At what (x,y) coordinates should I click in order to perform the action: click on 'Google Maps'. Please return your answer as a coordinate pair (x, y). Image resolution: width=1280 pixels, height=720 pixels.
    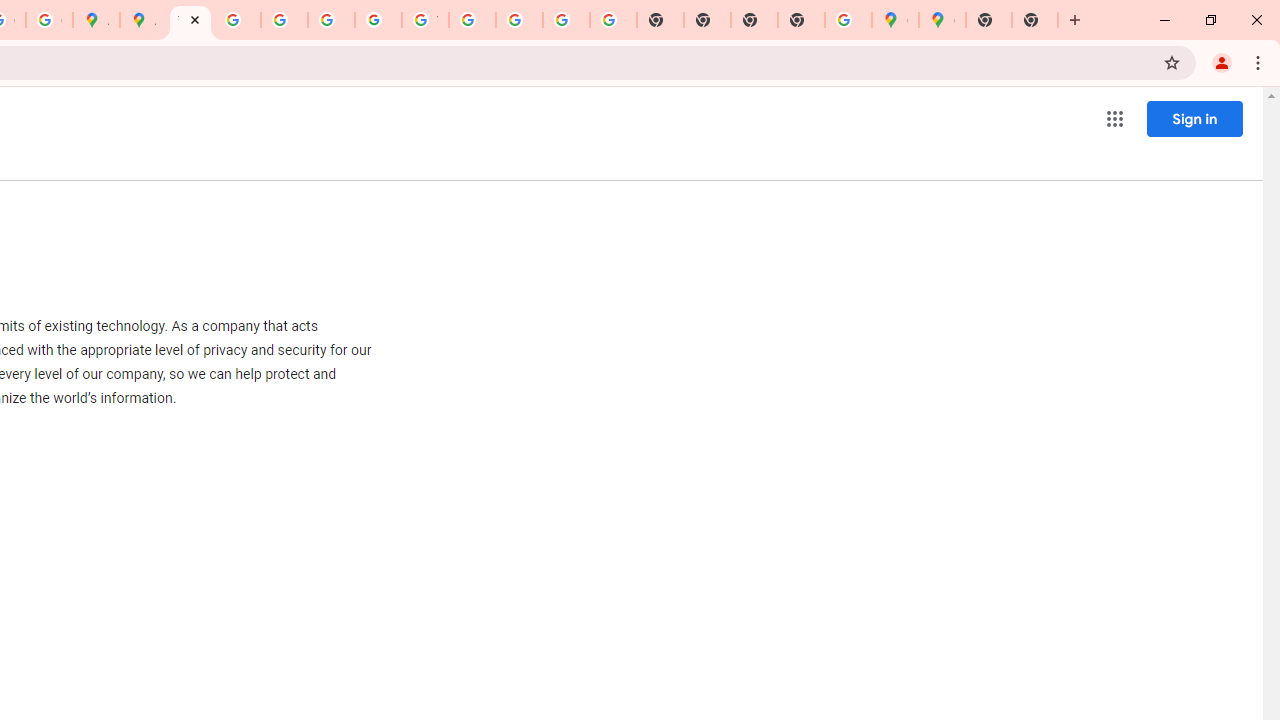
    Looking at the image, I should click on (894, 20).